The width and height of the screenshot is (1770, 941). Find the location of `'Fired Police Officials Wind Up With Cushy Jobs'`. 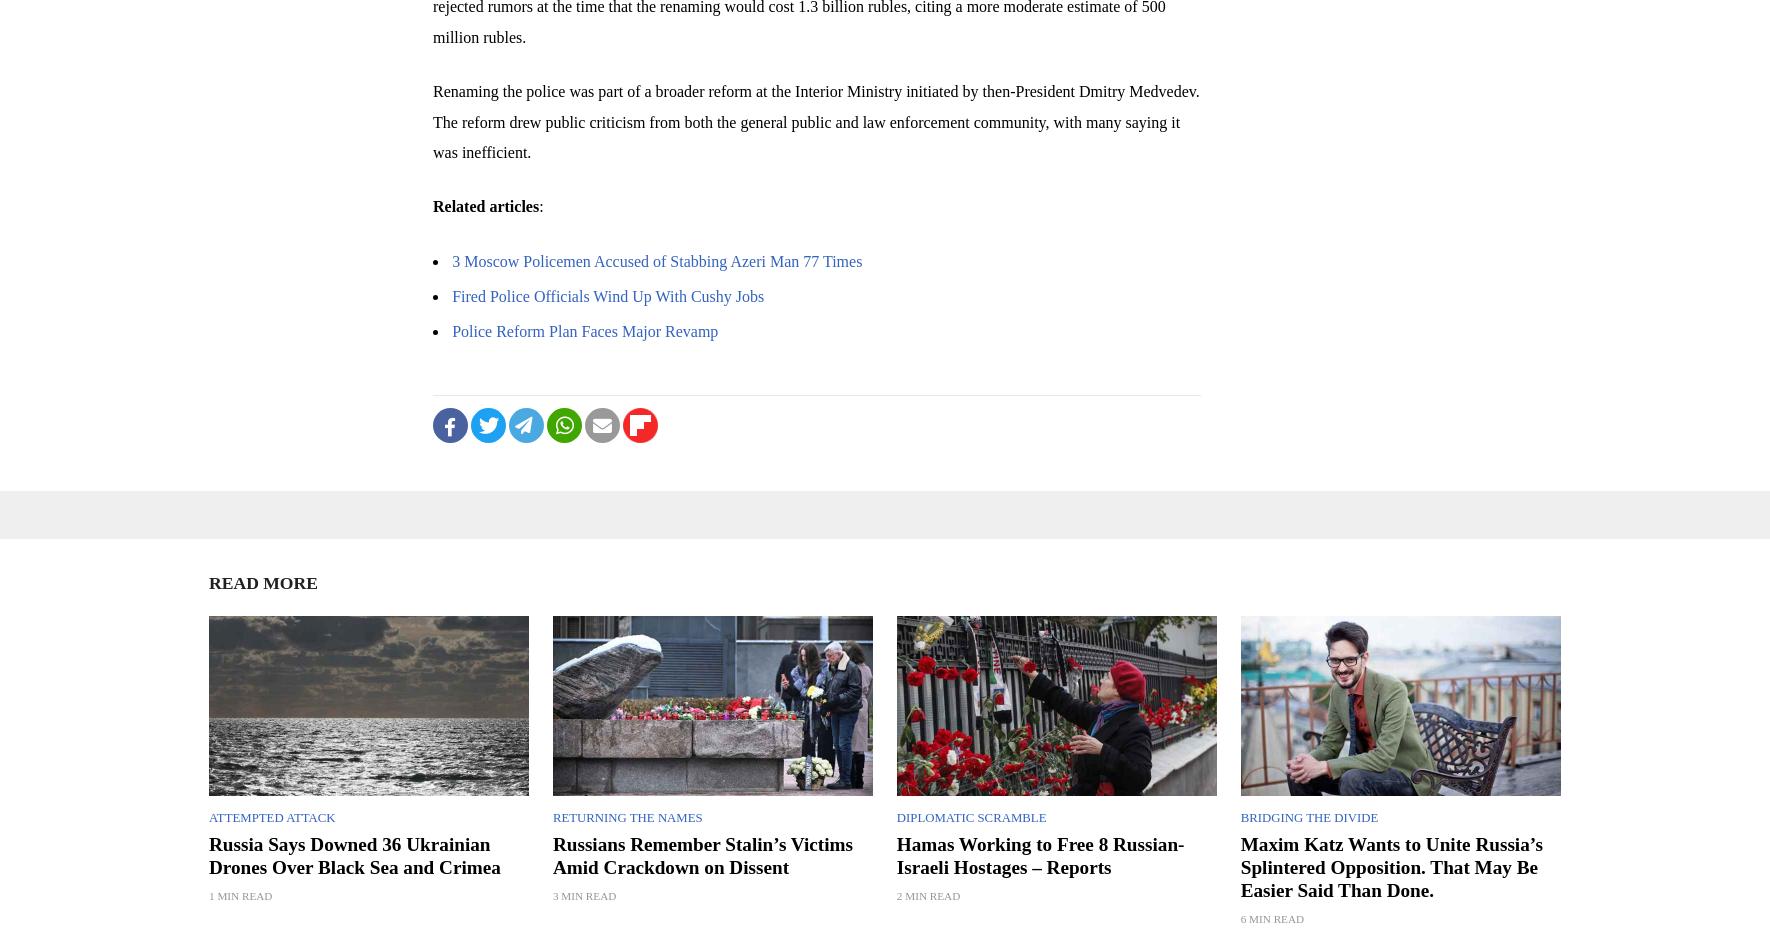

'Fired Police Officials Wind Up With Cushy Jobs' is located at coordinates (606, 295).